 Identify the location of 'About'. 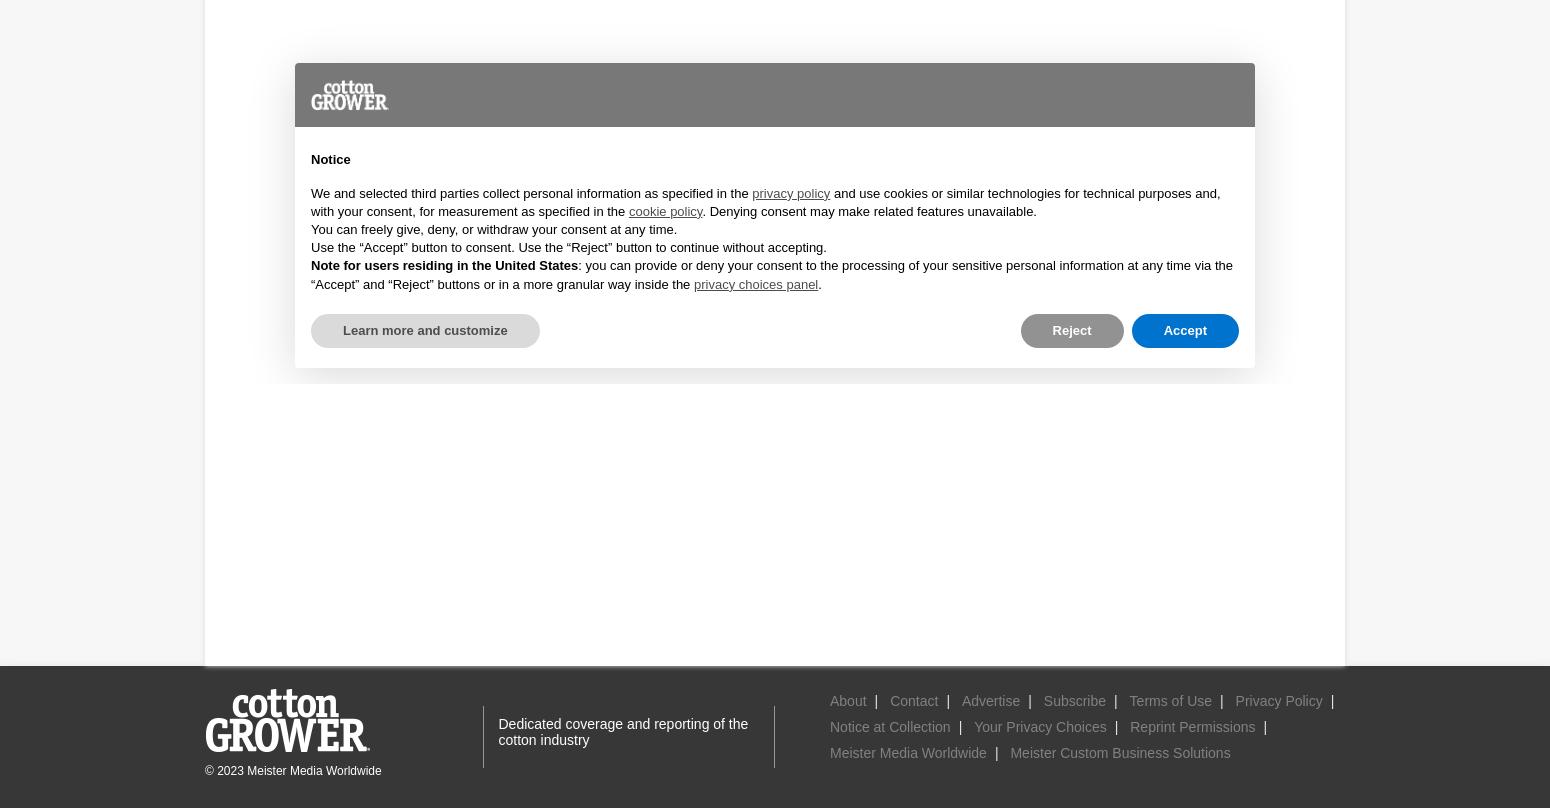
(847, 701).